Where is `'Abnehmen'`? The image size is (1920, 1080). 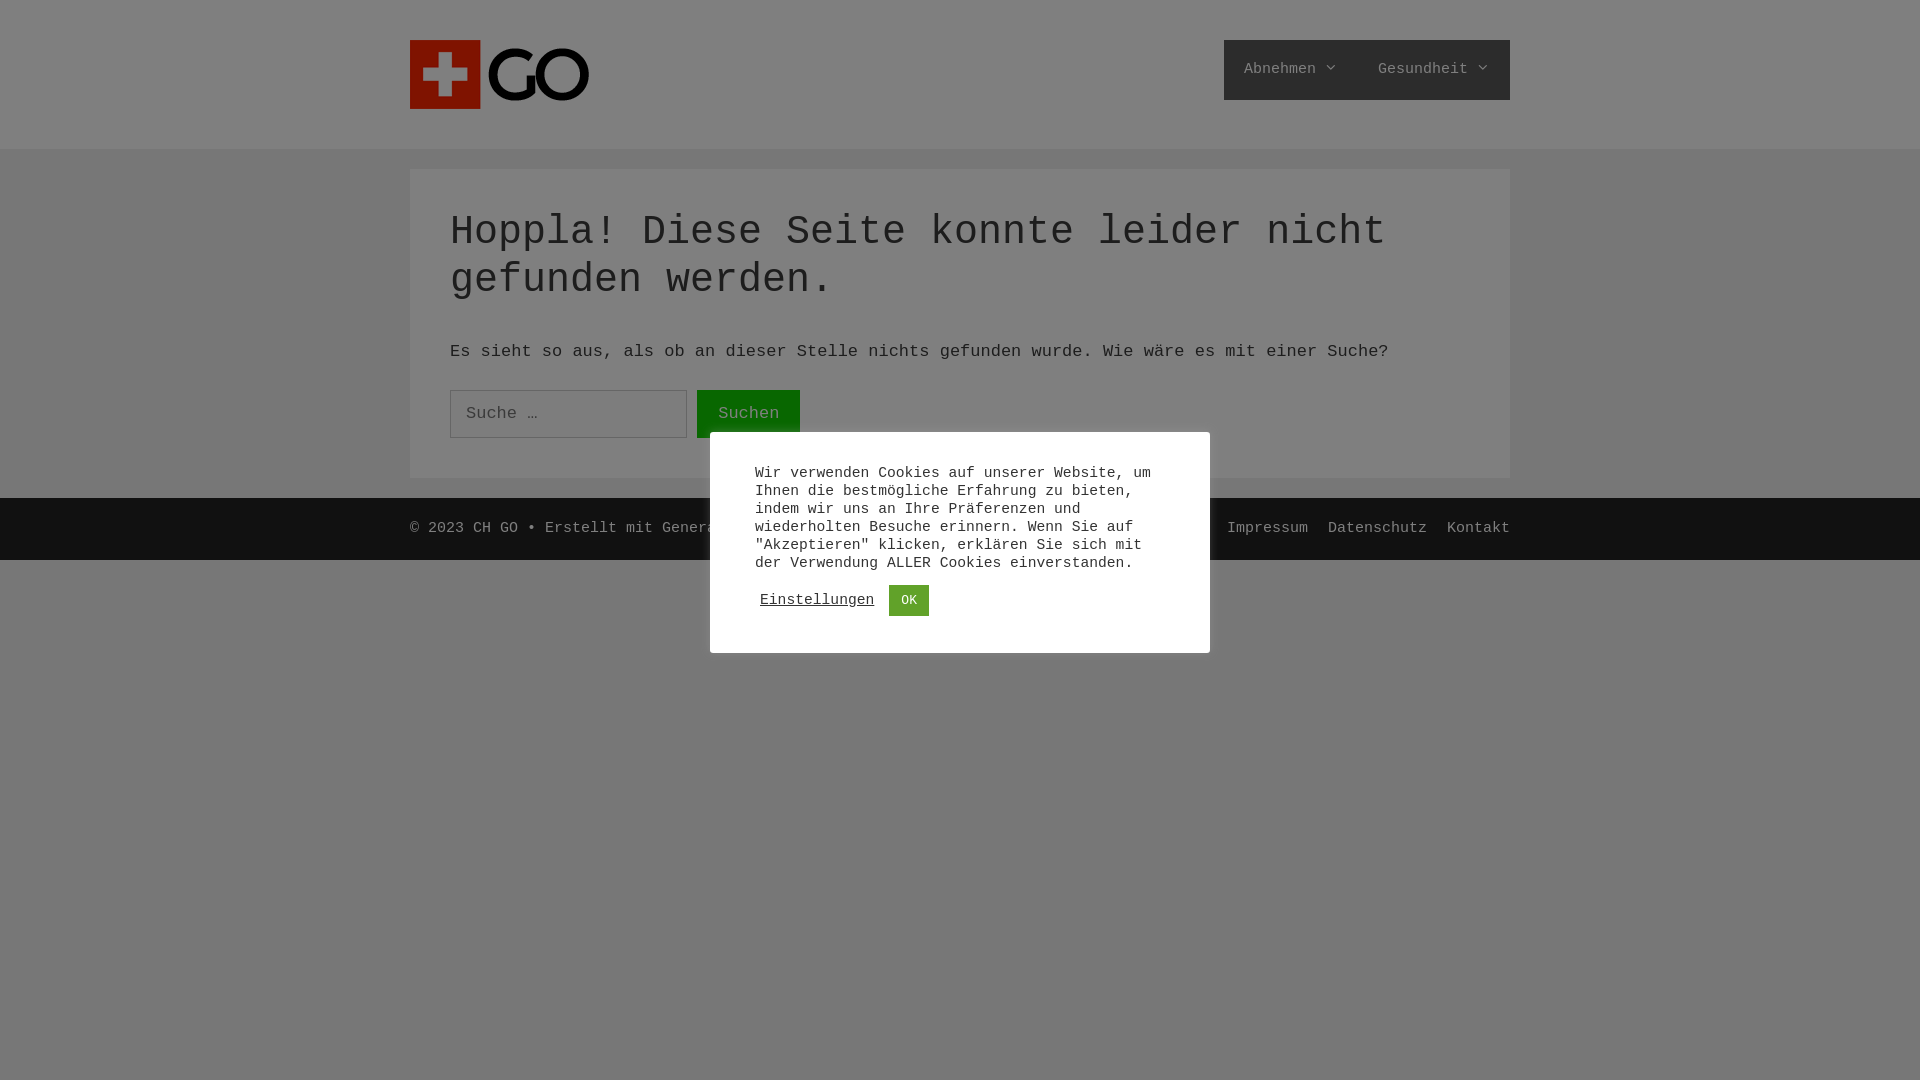
'Abnehmen' is located at coordinates (1291, 68).